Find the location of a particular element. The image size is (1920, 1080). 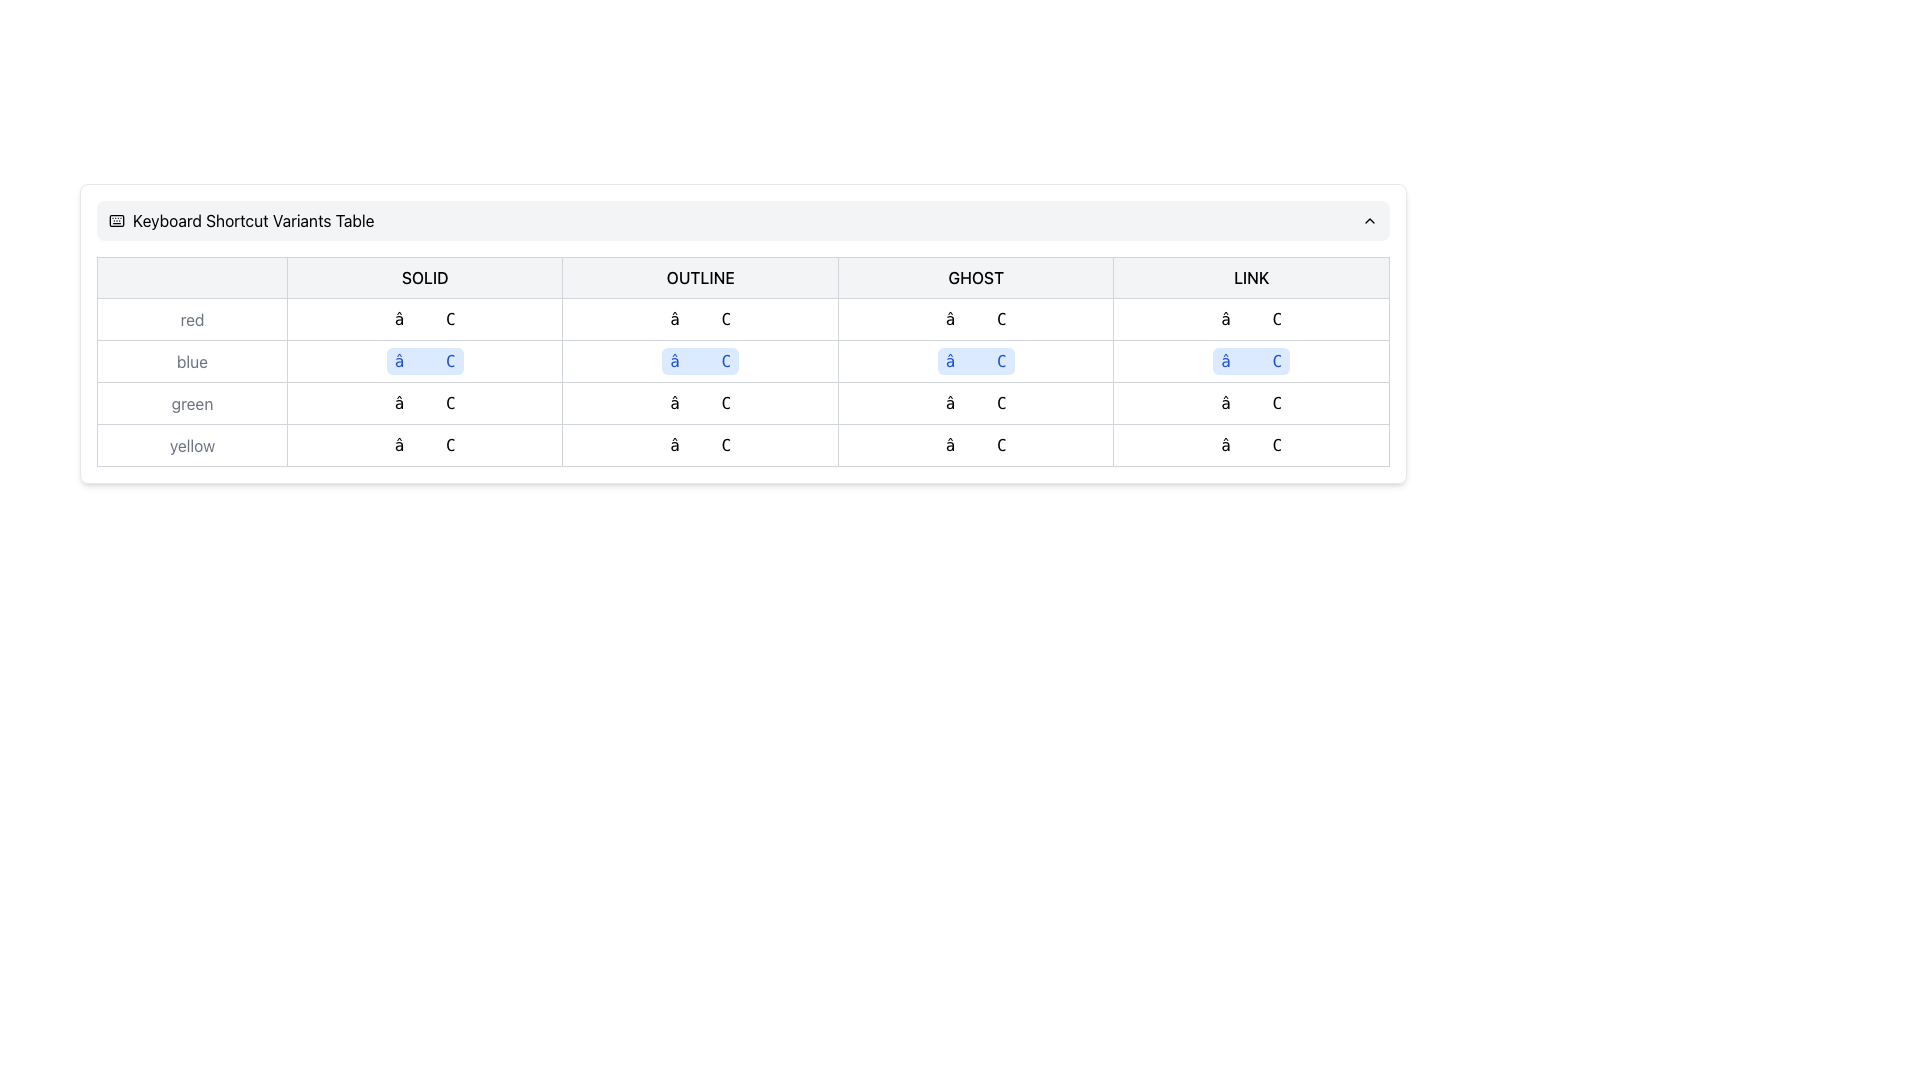

the label in the first column of the second row in the table that categorizes the color option 'blue', located directly under the 'red' row and aligned with the 'Solid' column title is located at coordinates (192, 361).